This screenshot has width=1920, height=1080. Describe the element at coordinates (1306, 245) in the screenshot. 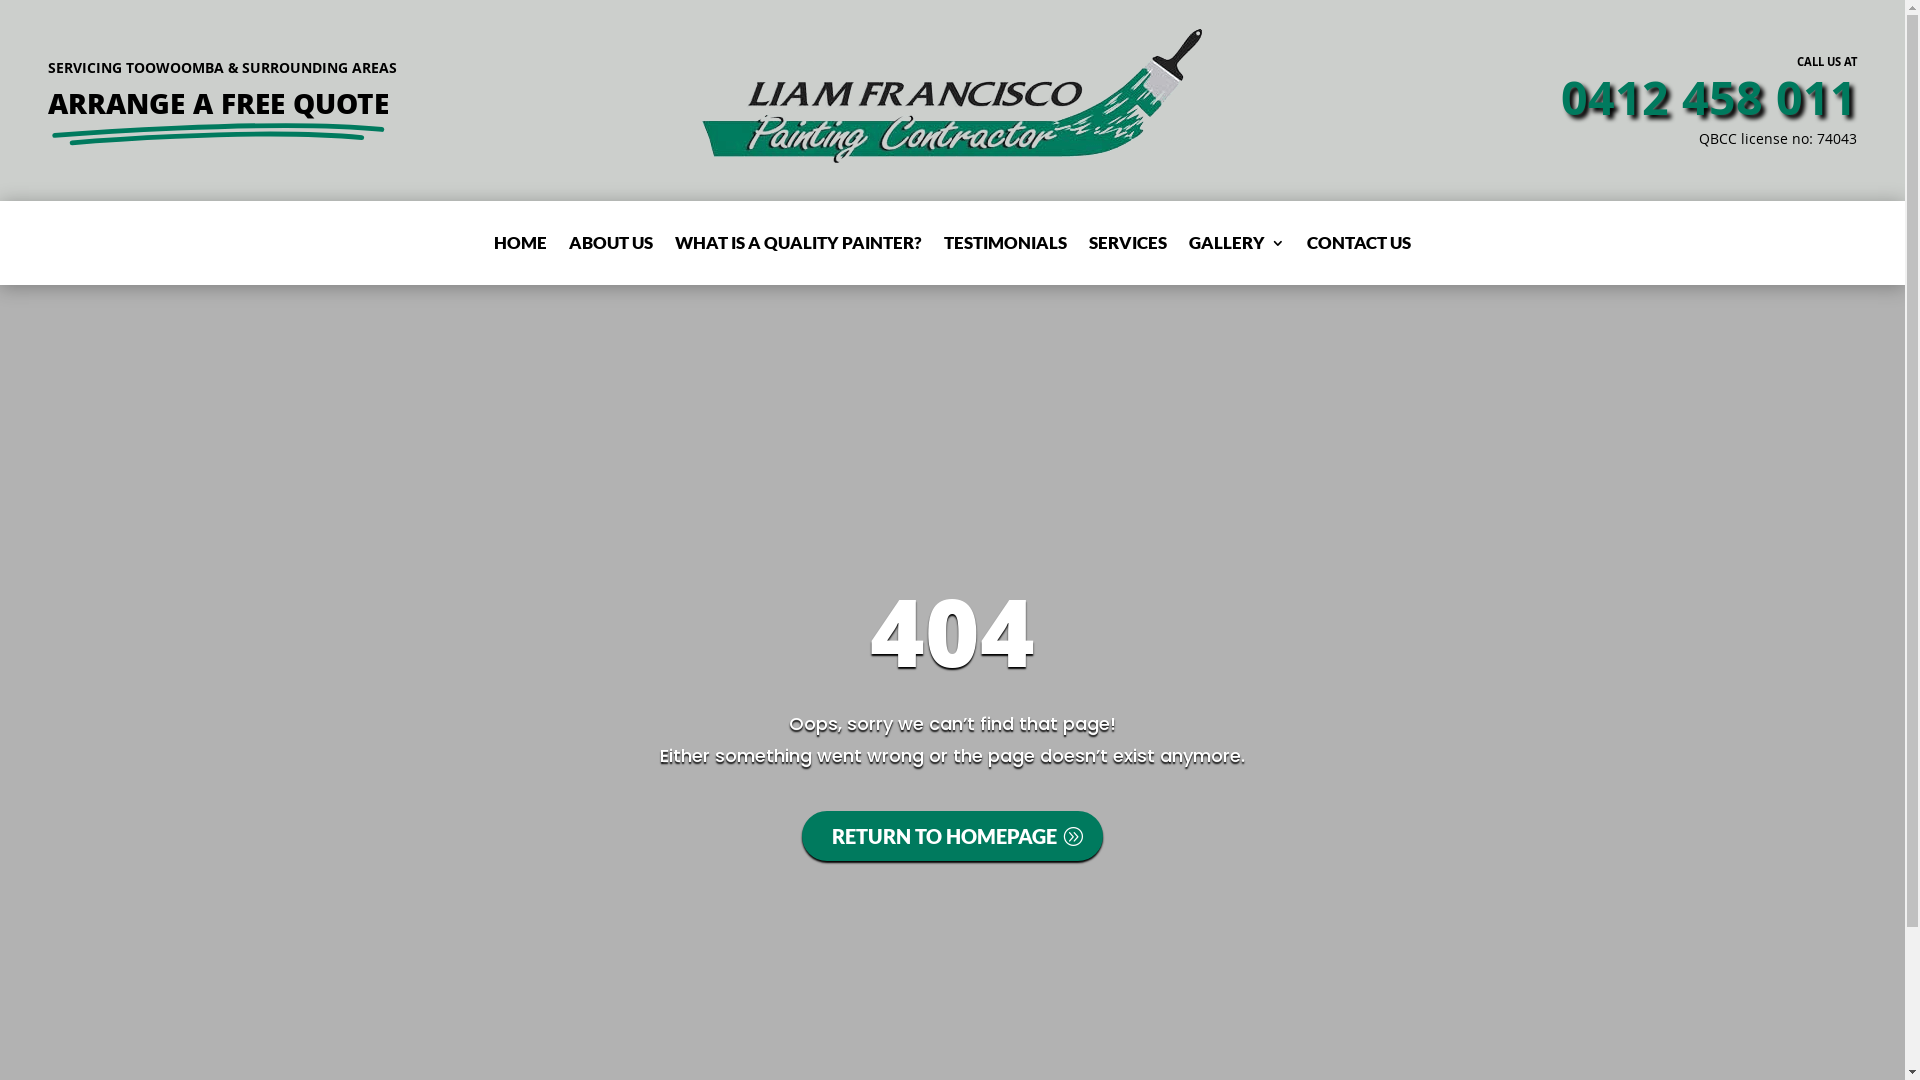

I see `'CONTACT US'` at that location.